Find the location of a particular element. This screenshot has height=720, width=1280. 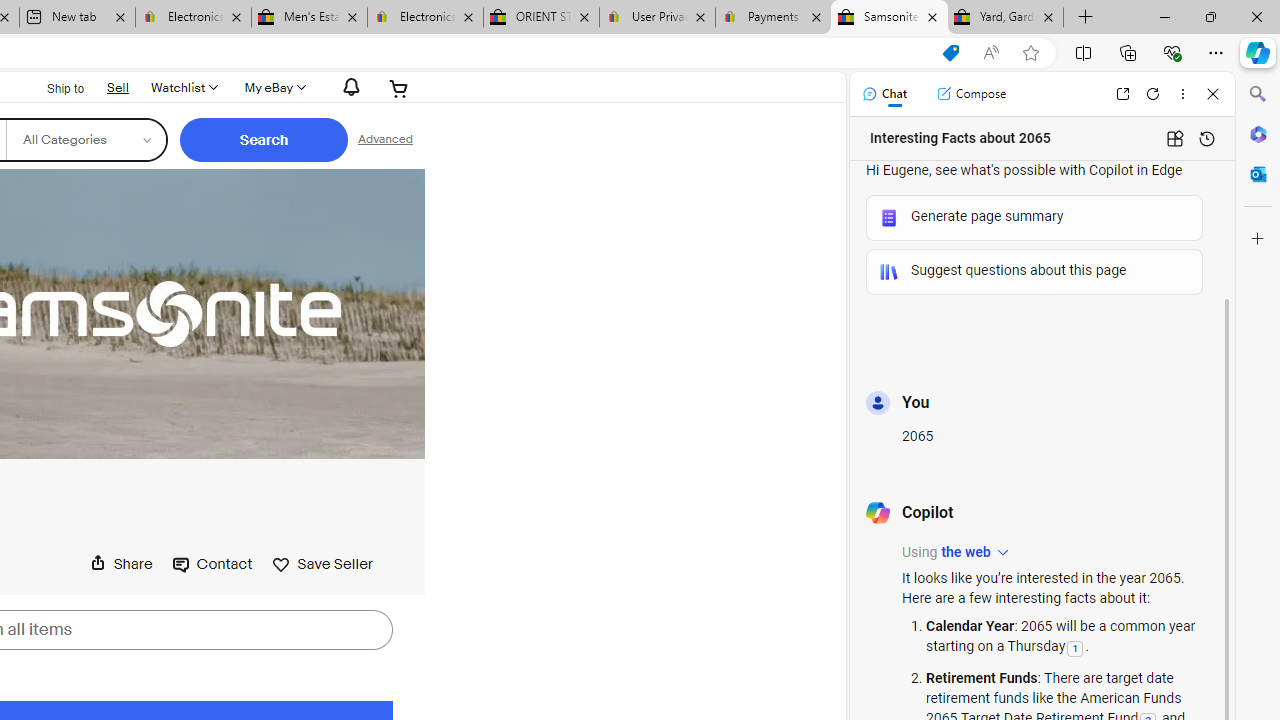

'Share this page' is located at coordinates (120, 563).